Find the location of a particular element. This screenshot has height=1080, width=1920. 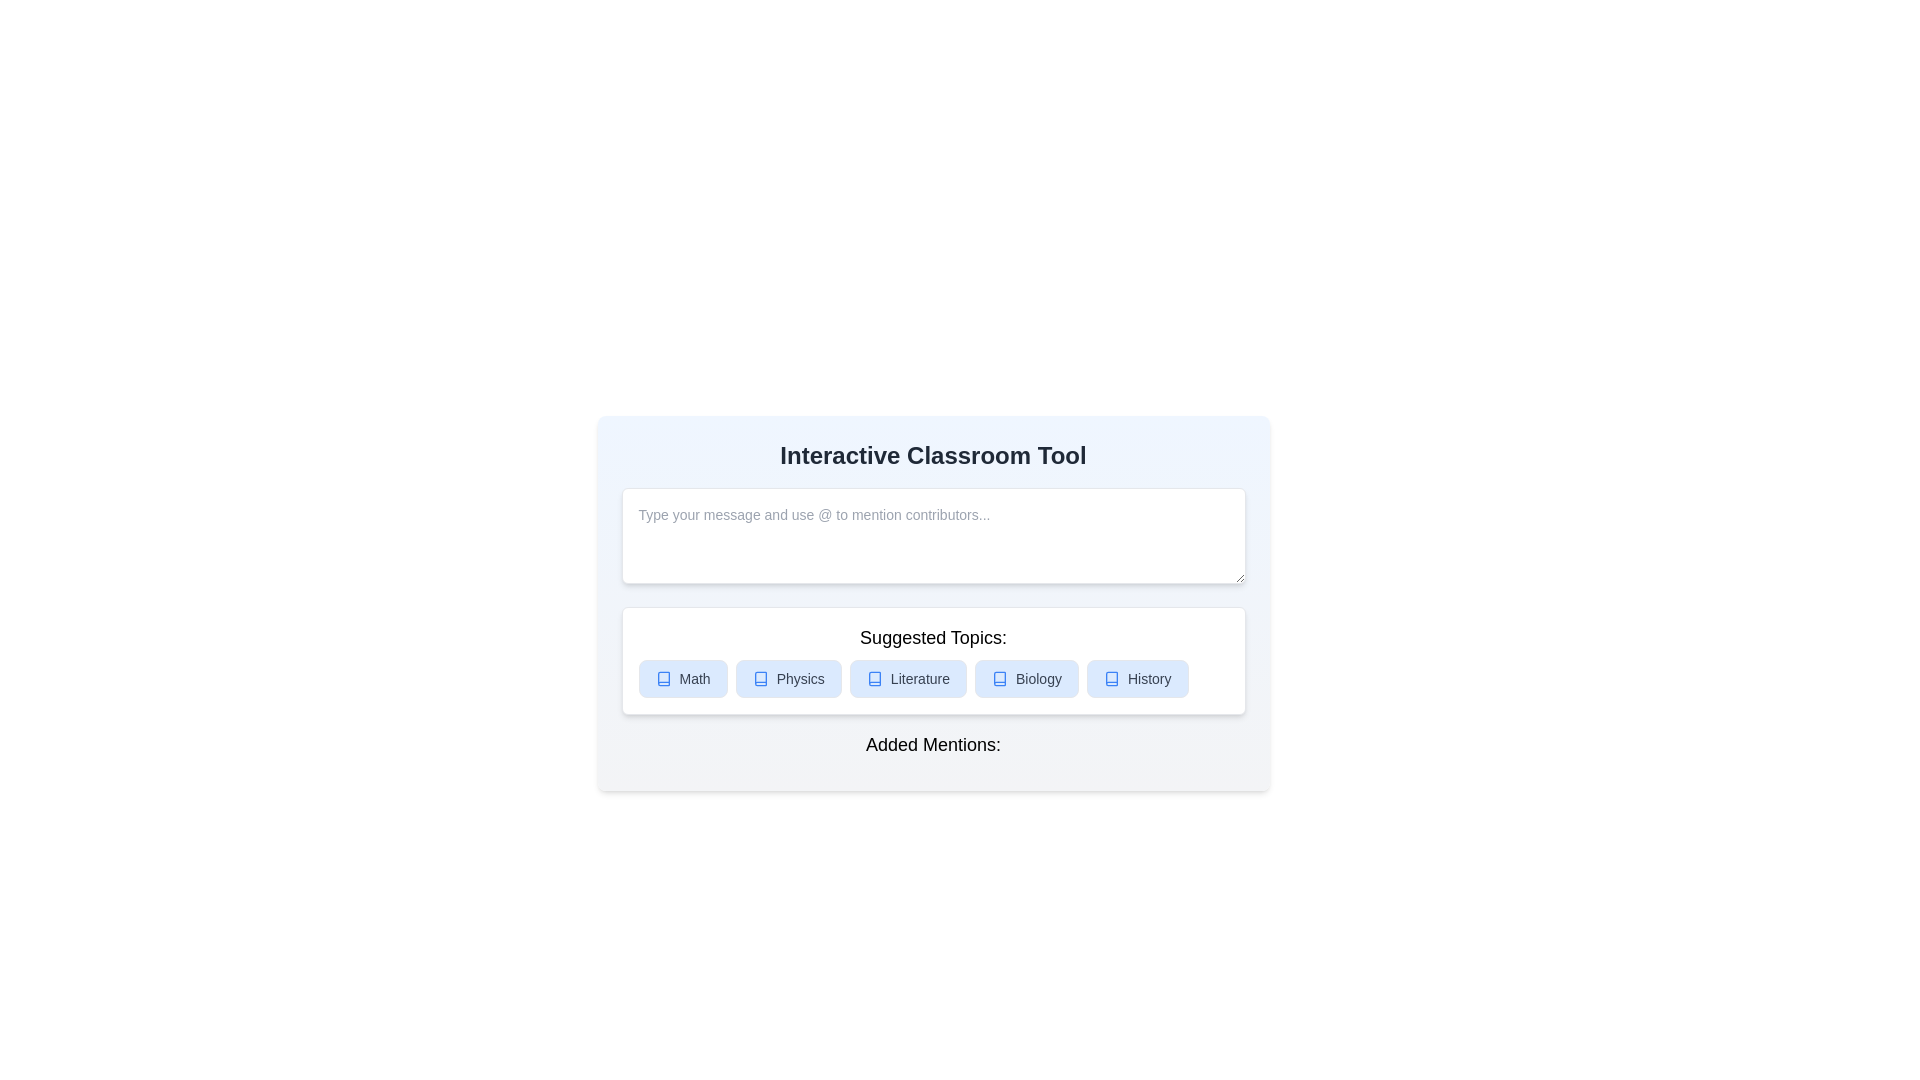

the light blue book icon located inside the 'History' button, positioned to the left of the button text is located at coordinates (1110, 677).